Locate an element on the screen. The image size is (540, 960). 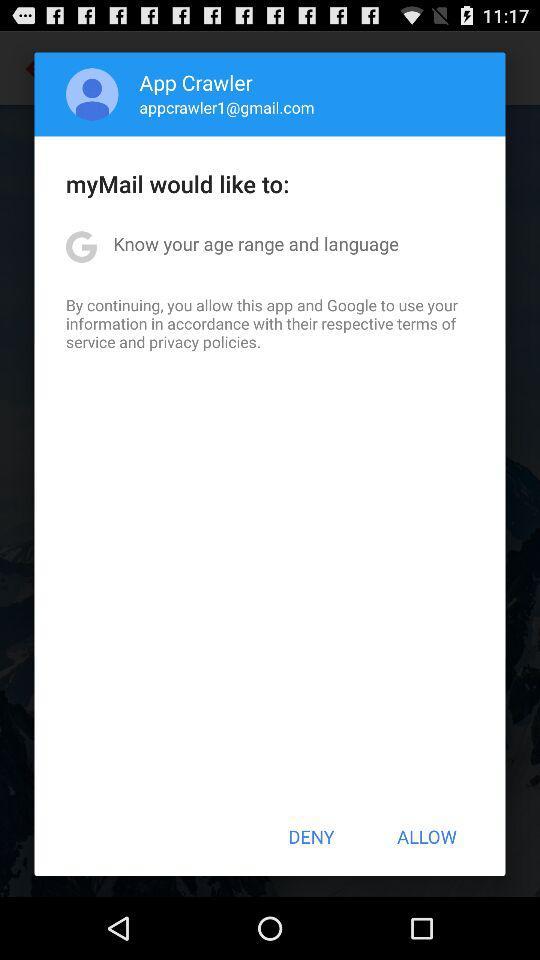
deny button is located at coordinates (311, 836).